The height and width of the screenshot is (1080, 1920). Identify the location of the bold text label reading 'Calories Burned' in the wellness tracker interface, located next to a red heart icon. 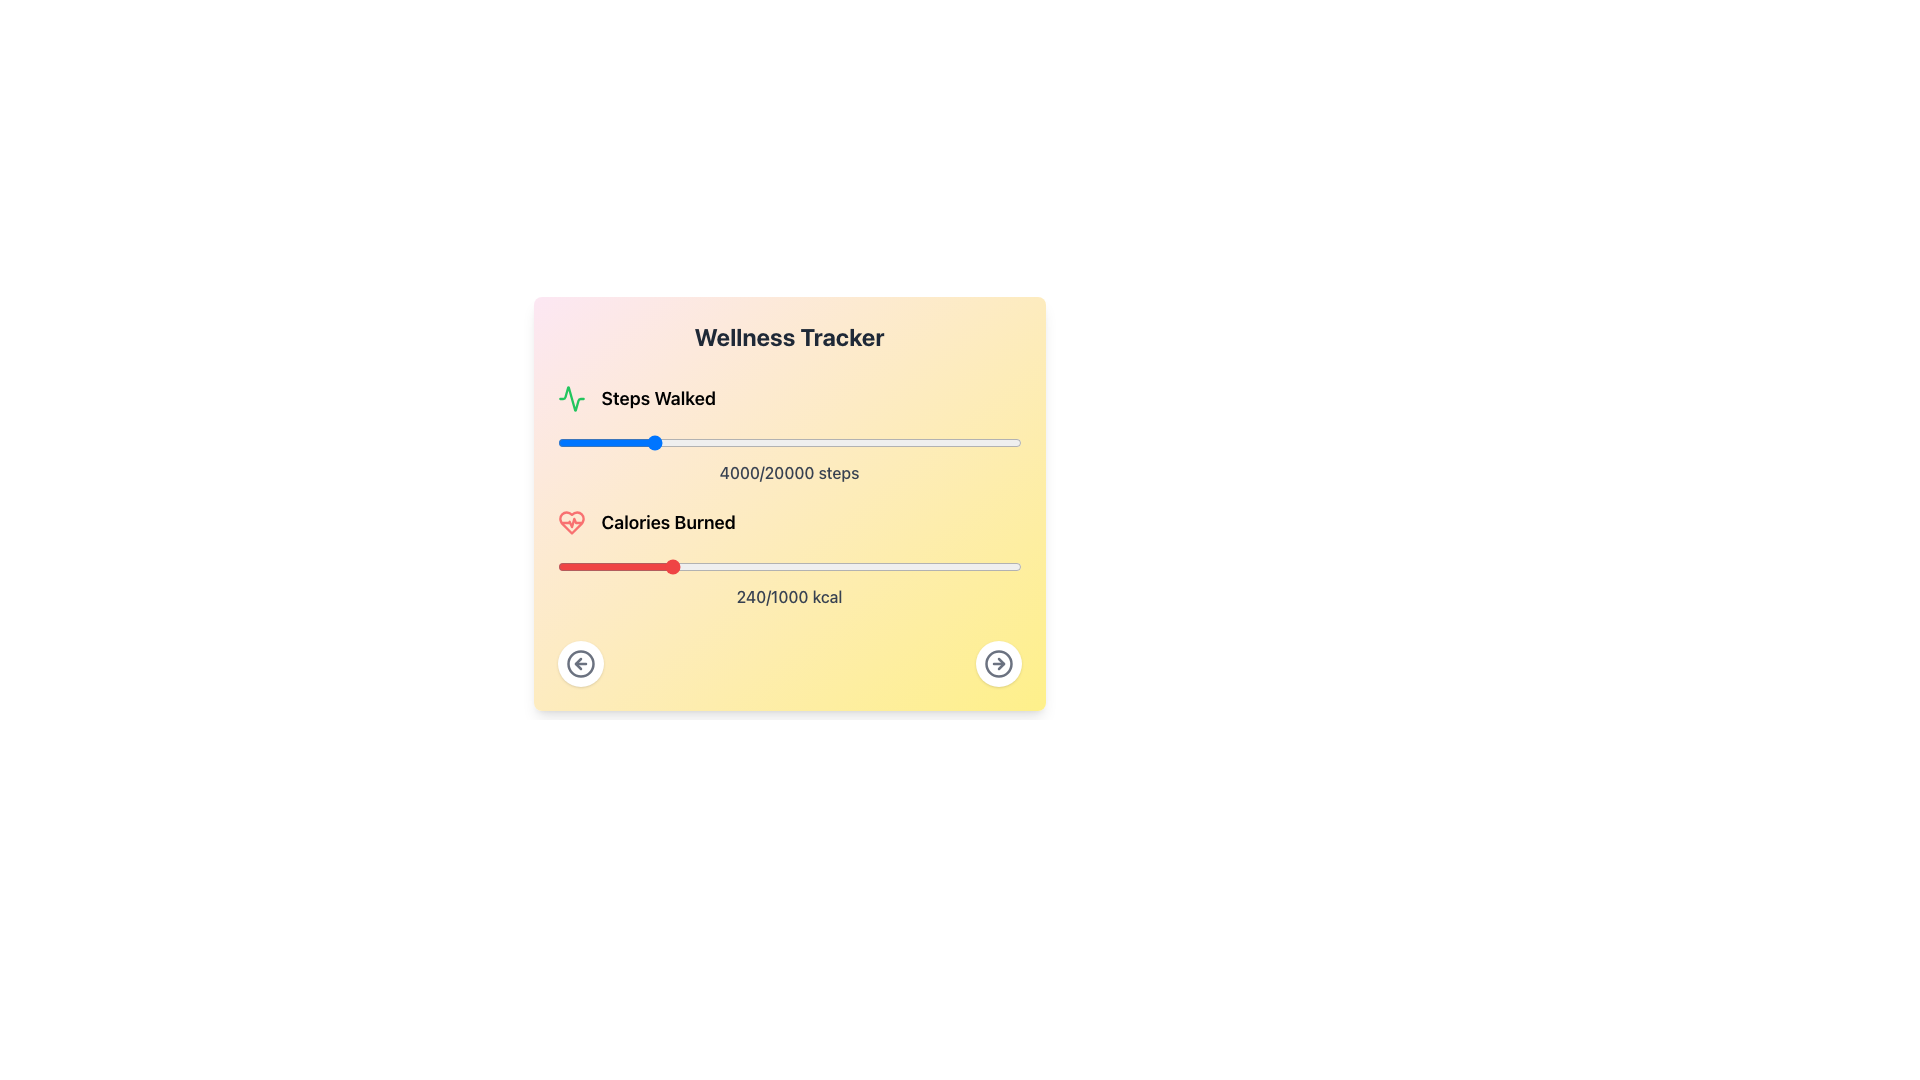
(668, 522).